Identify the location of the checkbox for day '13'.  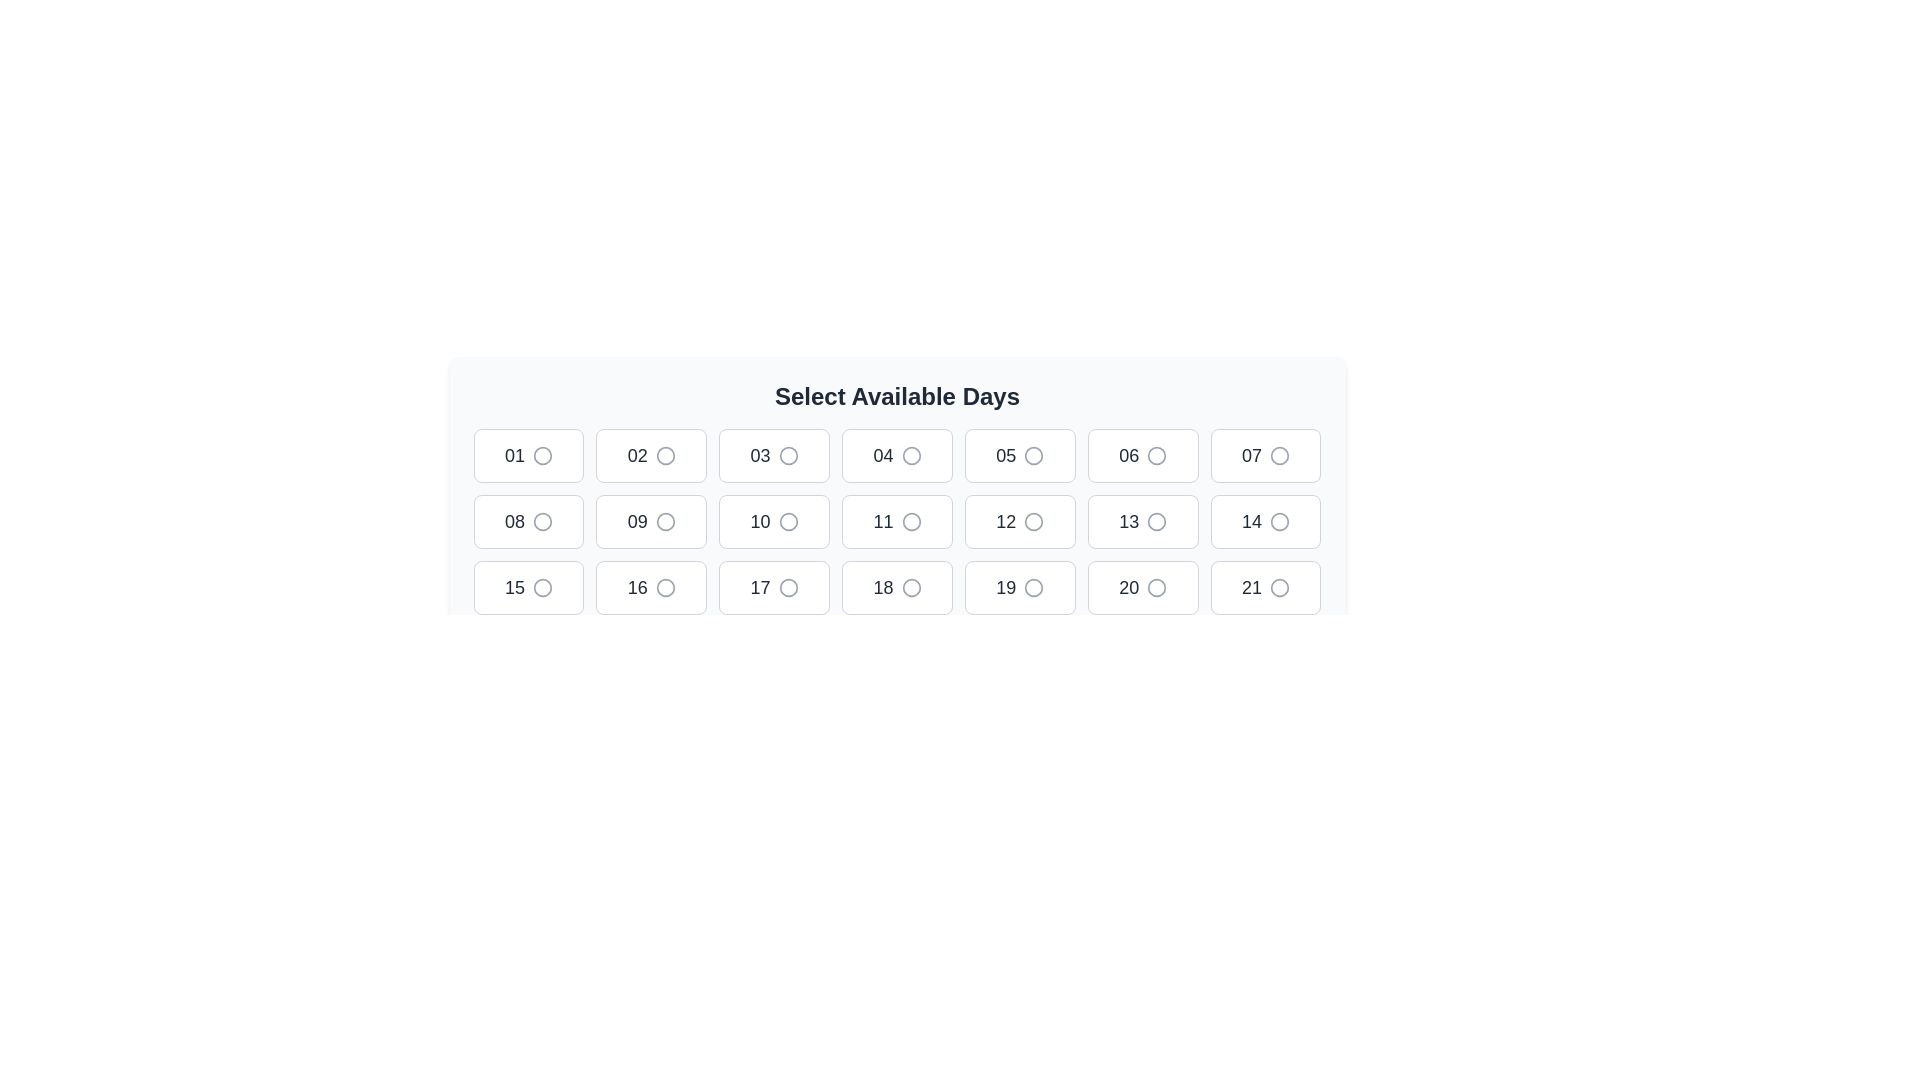
(1156, 520).